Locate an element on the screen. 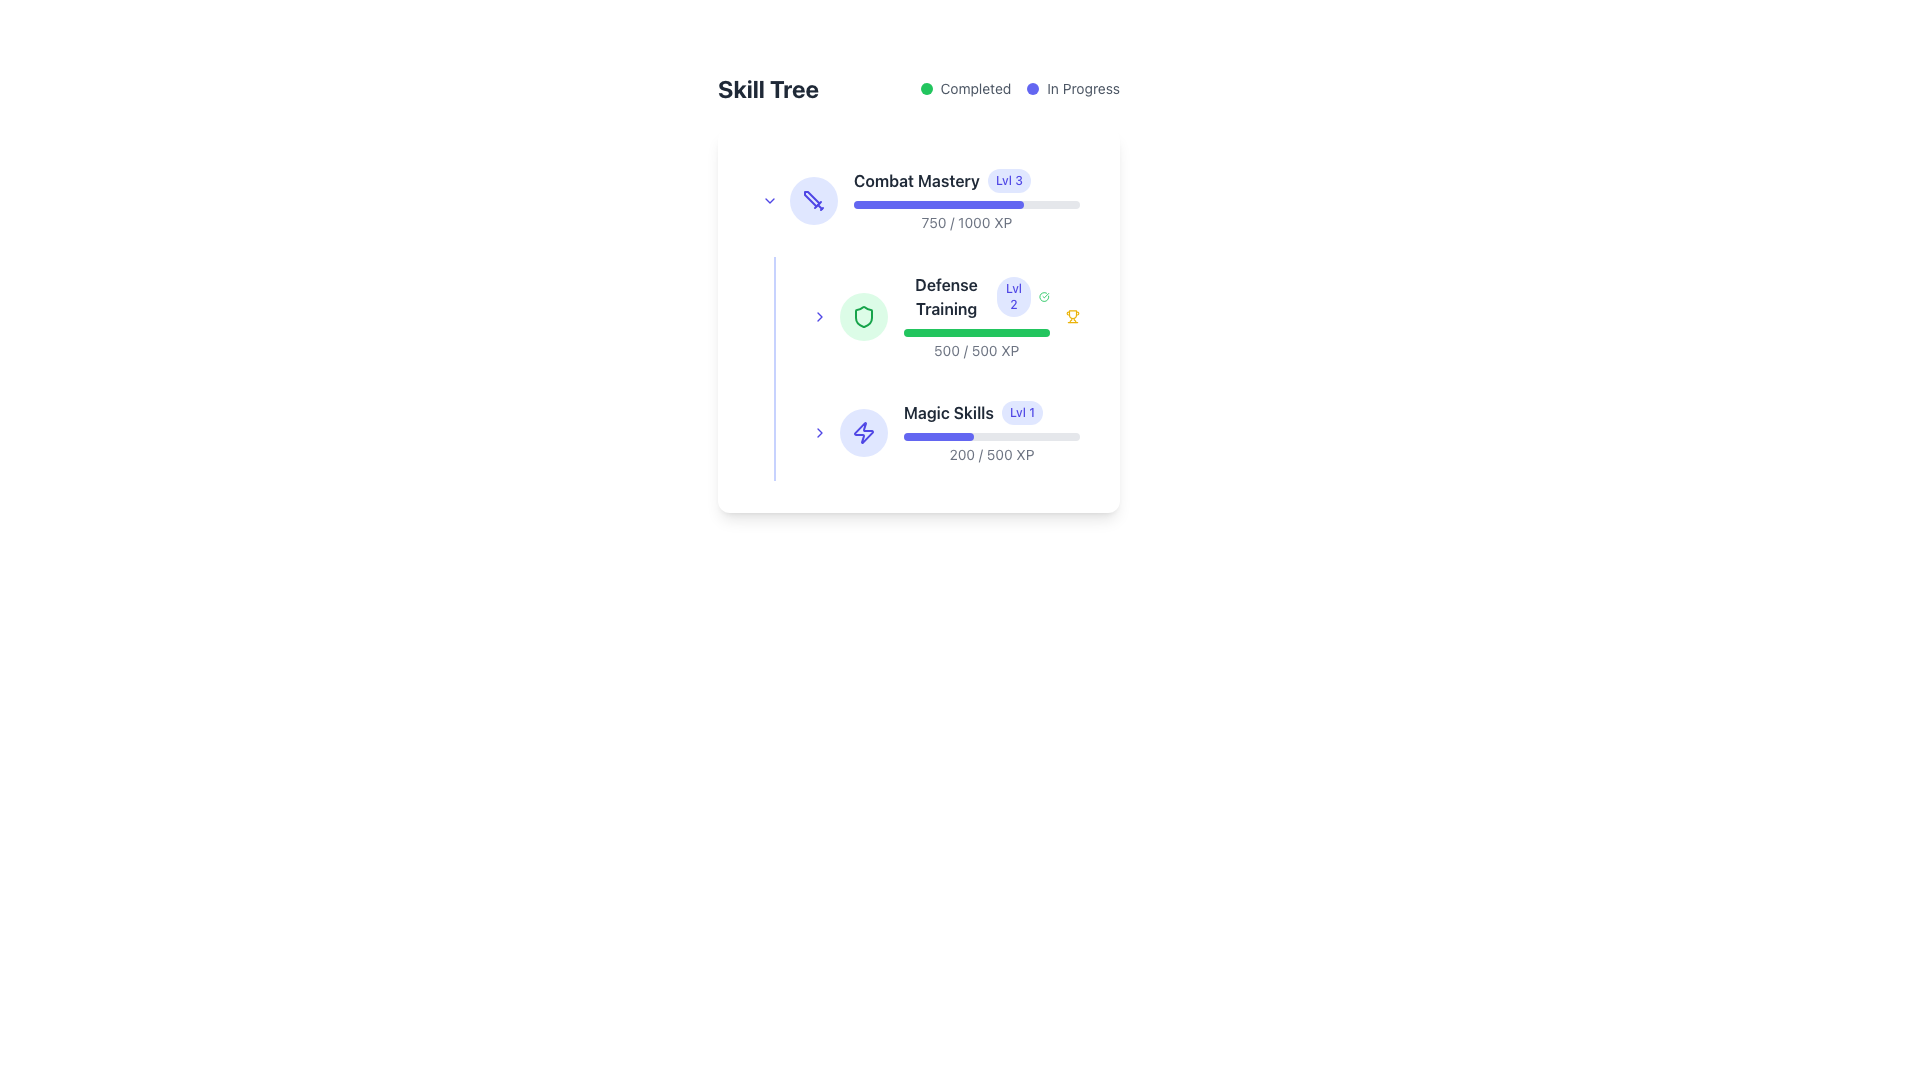  the level indicator label associated with 'Magic Skills', located to the right of the 'Magic Skills' text in the skill progress section is located at coordinates (1022, 411).